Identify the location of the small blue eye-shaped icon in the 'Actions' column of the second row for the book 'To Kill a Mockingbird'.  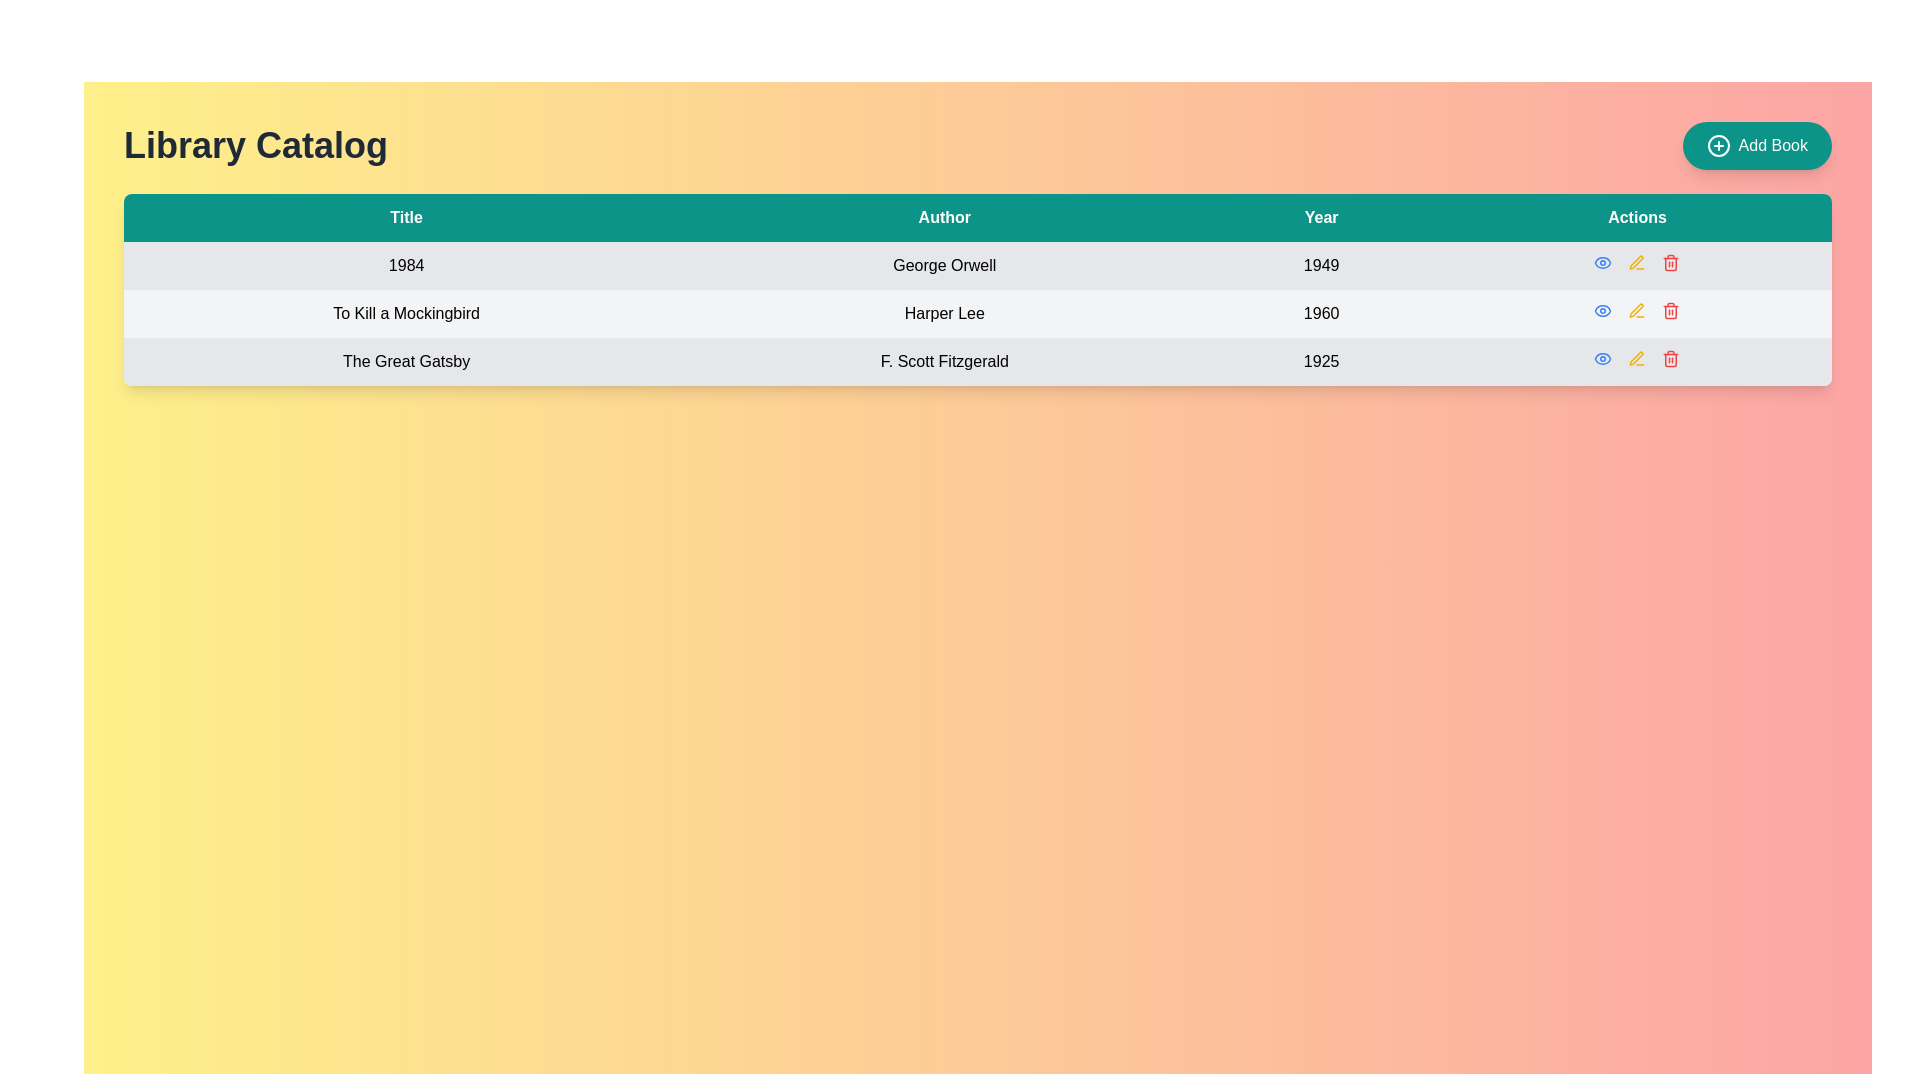
(1603, 311).